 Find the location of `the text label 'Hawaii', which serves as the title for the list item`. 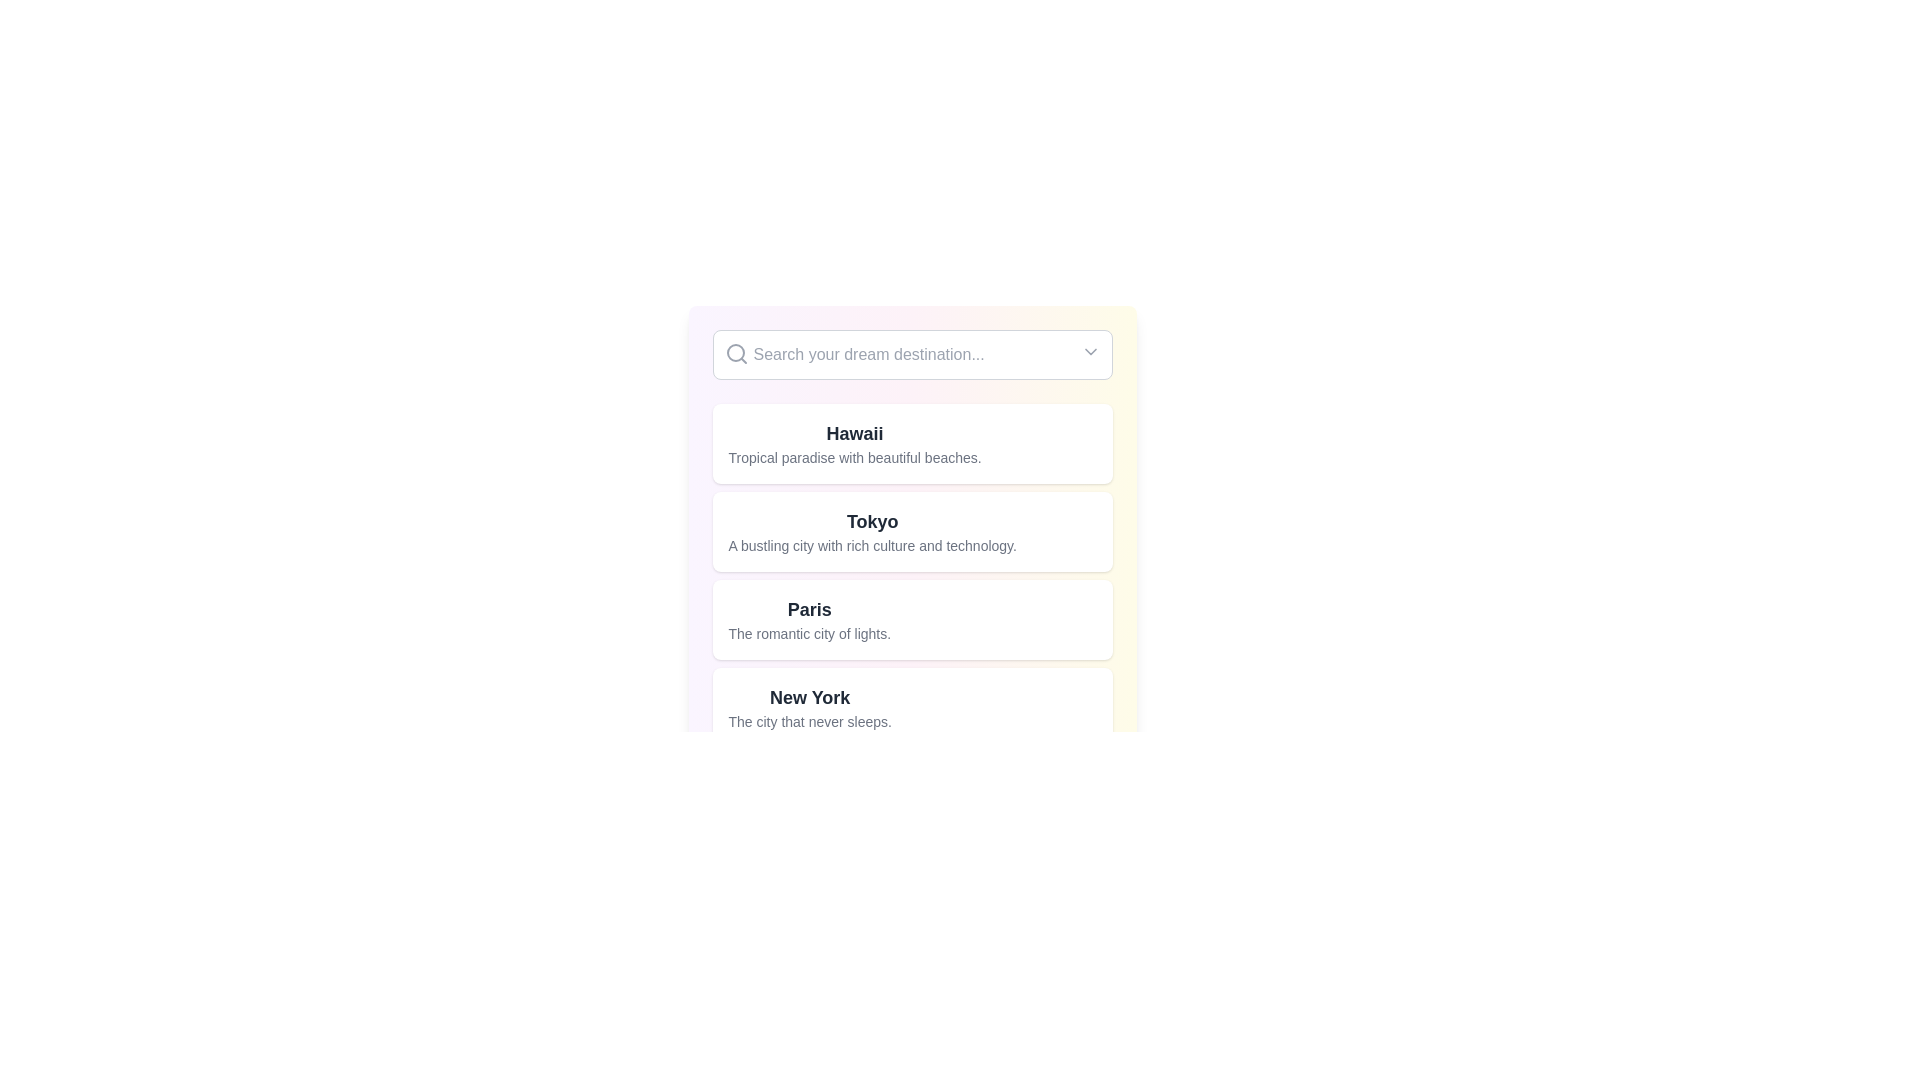

the text label 'Hawaii', which serves as the title for the list item is located at coordinates (855, 433).